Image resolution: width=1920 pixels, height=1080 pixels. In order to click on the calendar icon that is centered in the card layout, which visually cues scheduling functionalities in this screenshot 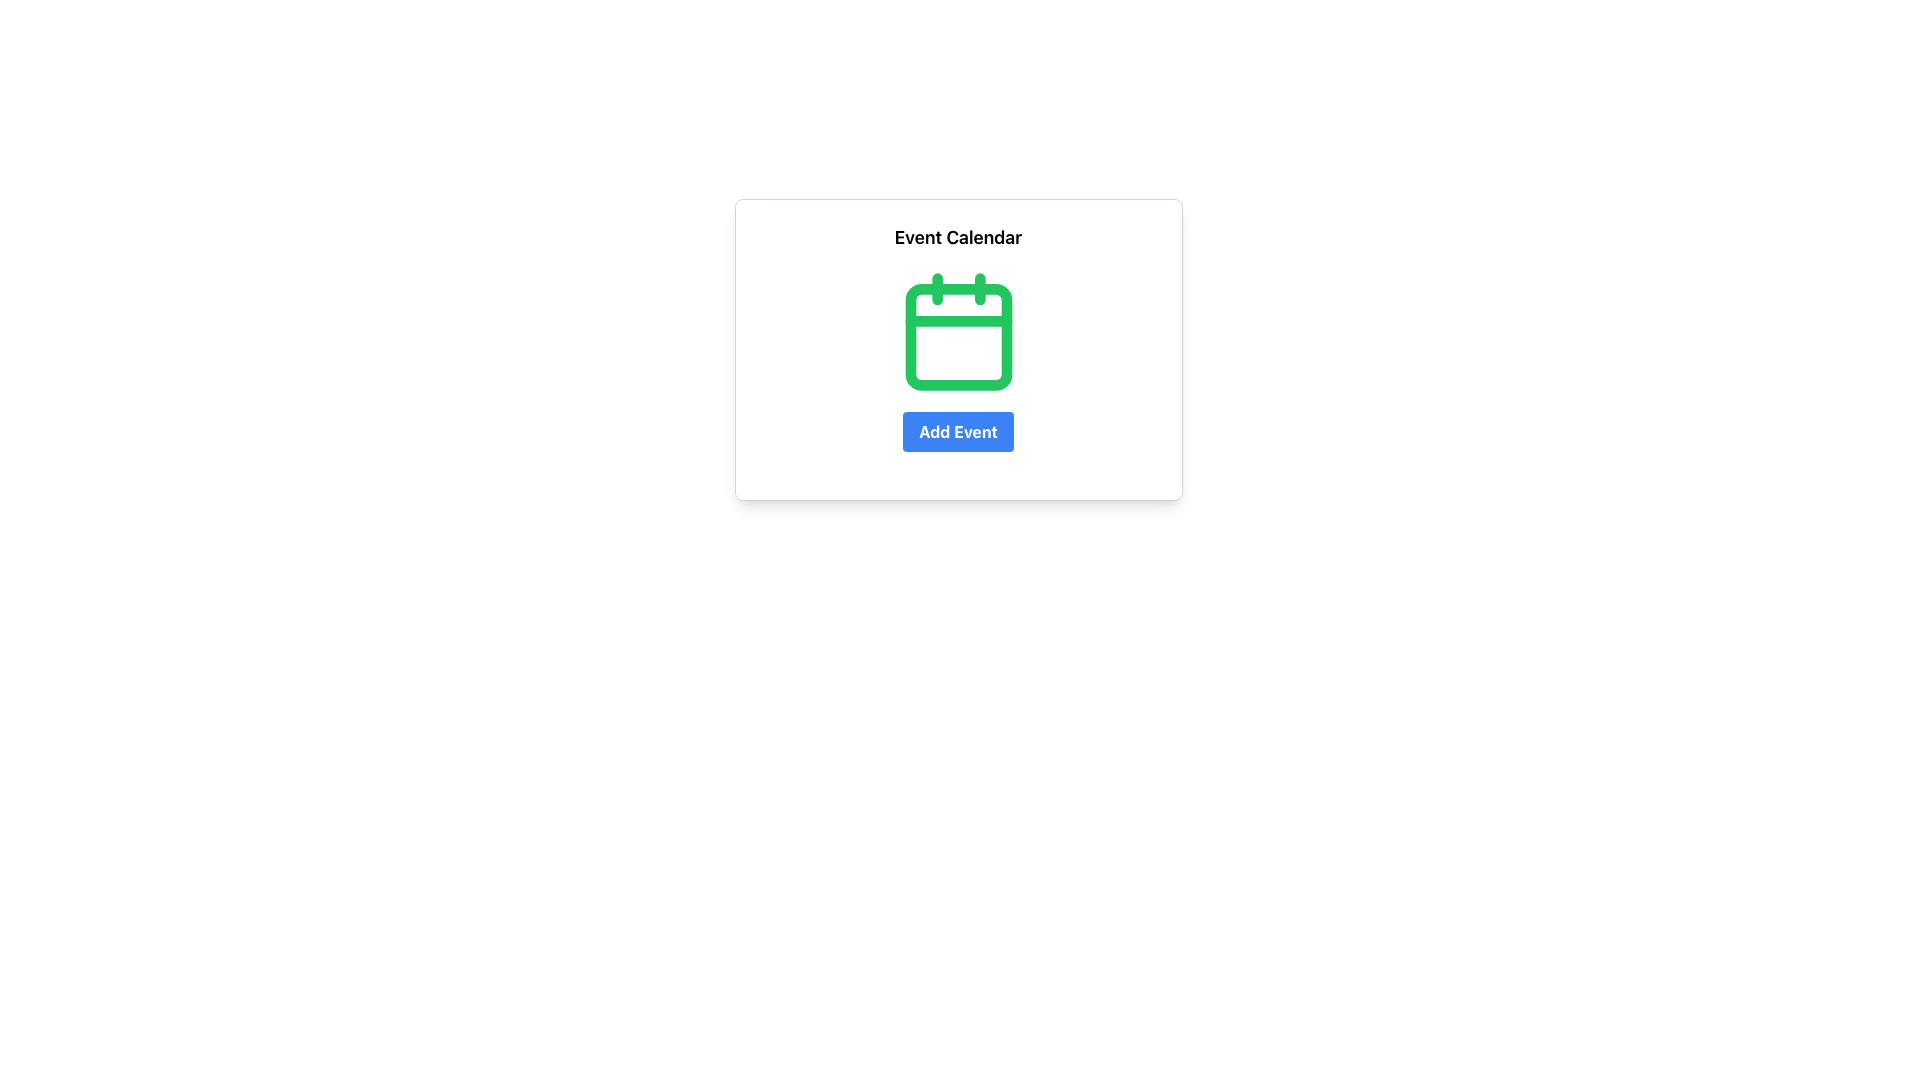, I will do `click(957, 330)`.